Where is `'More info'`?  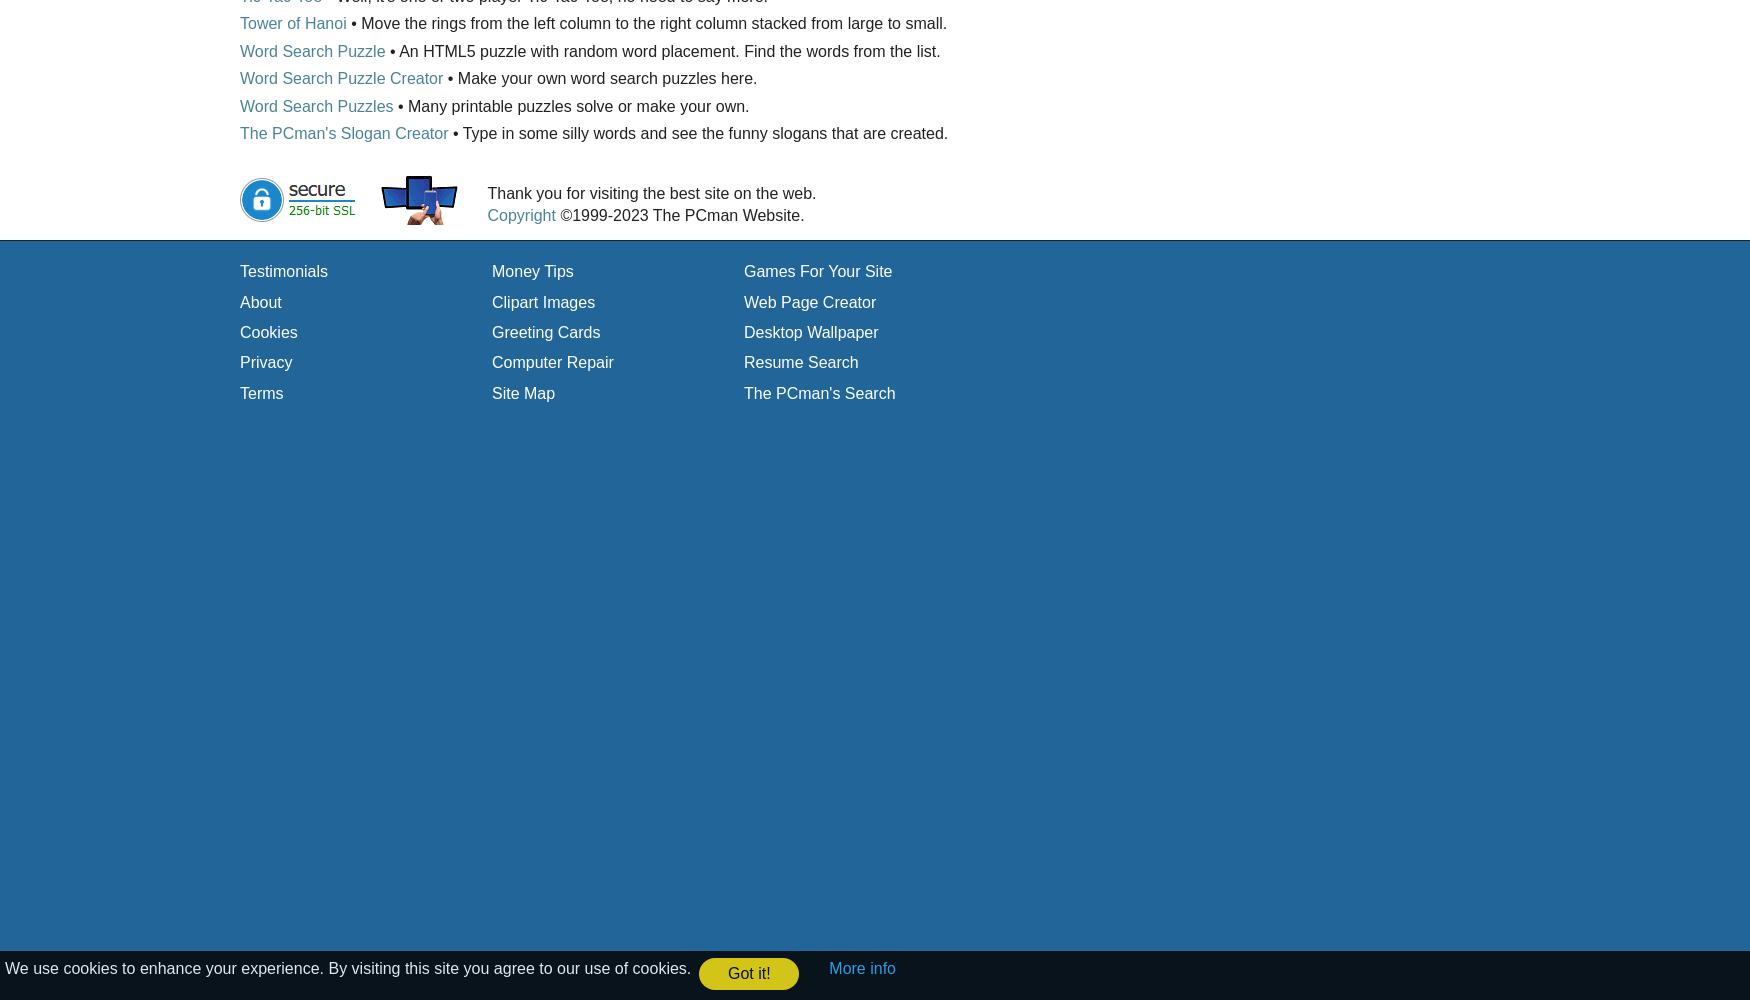
'More info' is located at coordinates (862, 966).